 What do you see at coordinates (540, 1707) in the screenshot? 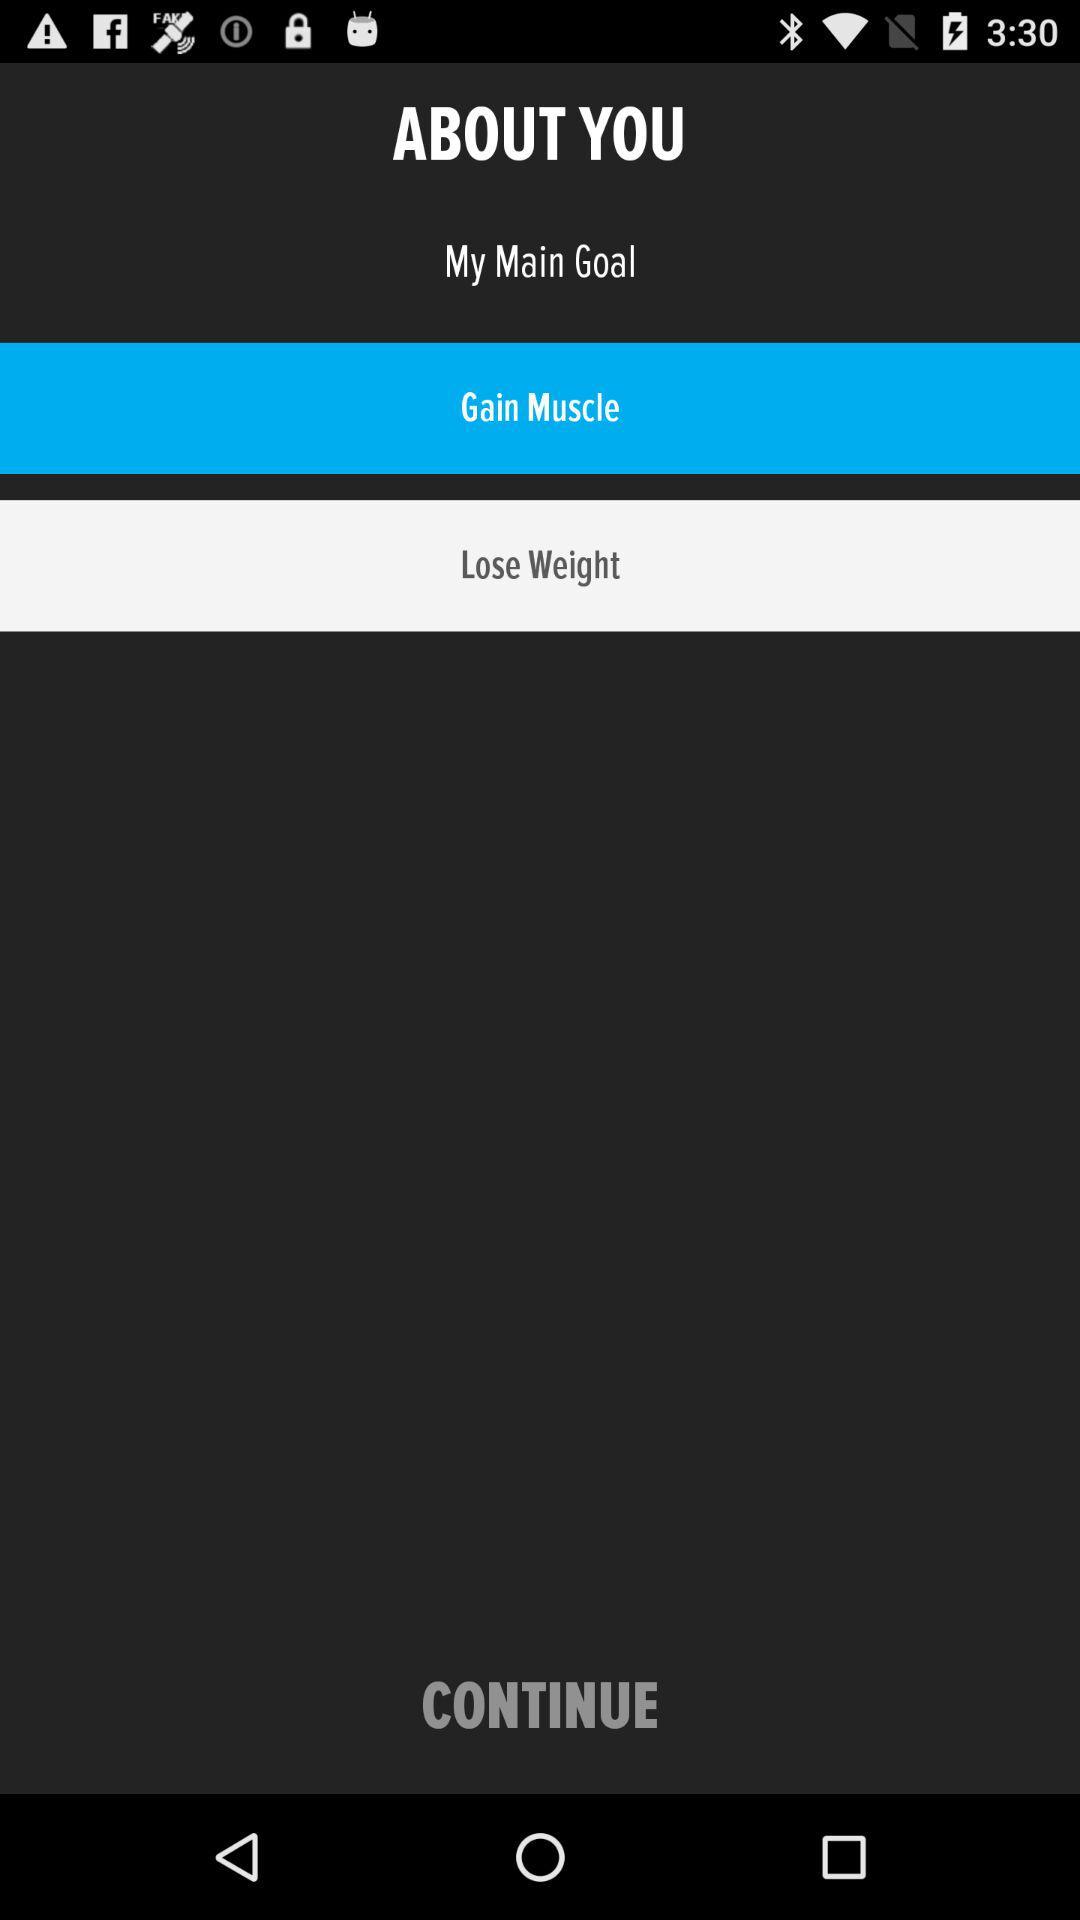
I see `the item below the lose weight icon` at bounding box center [540, 1707].